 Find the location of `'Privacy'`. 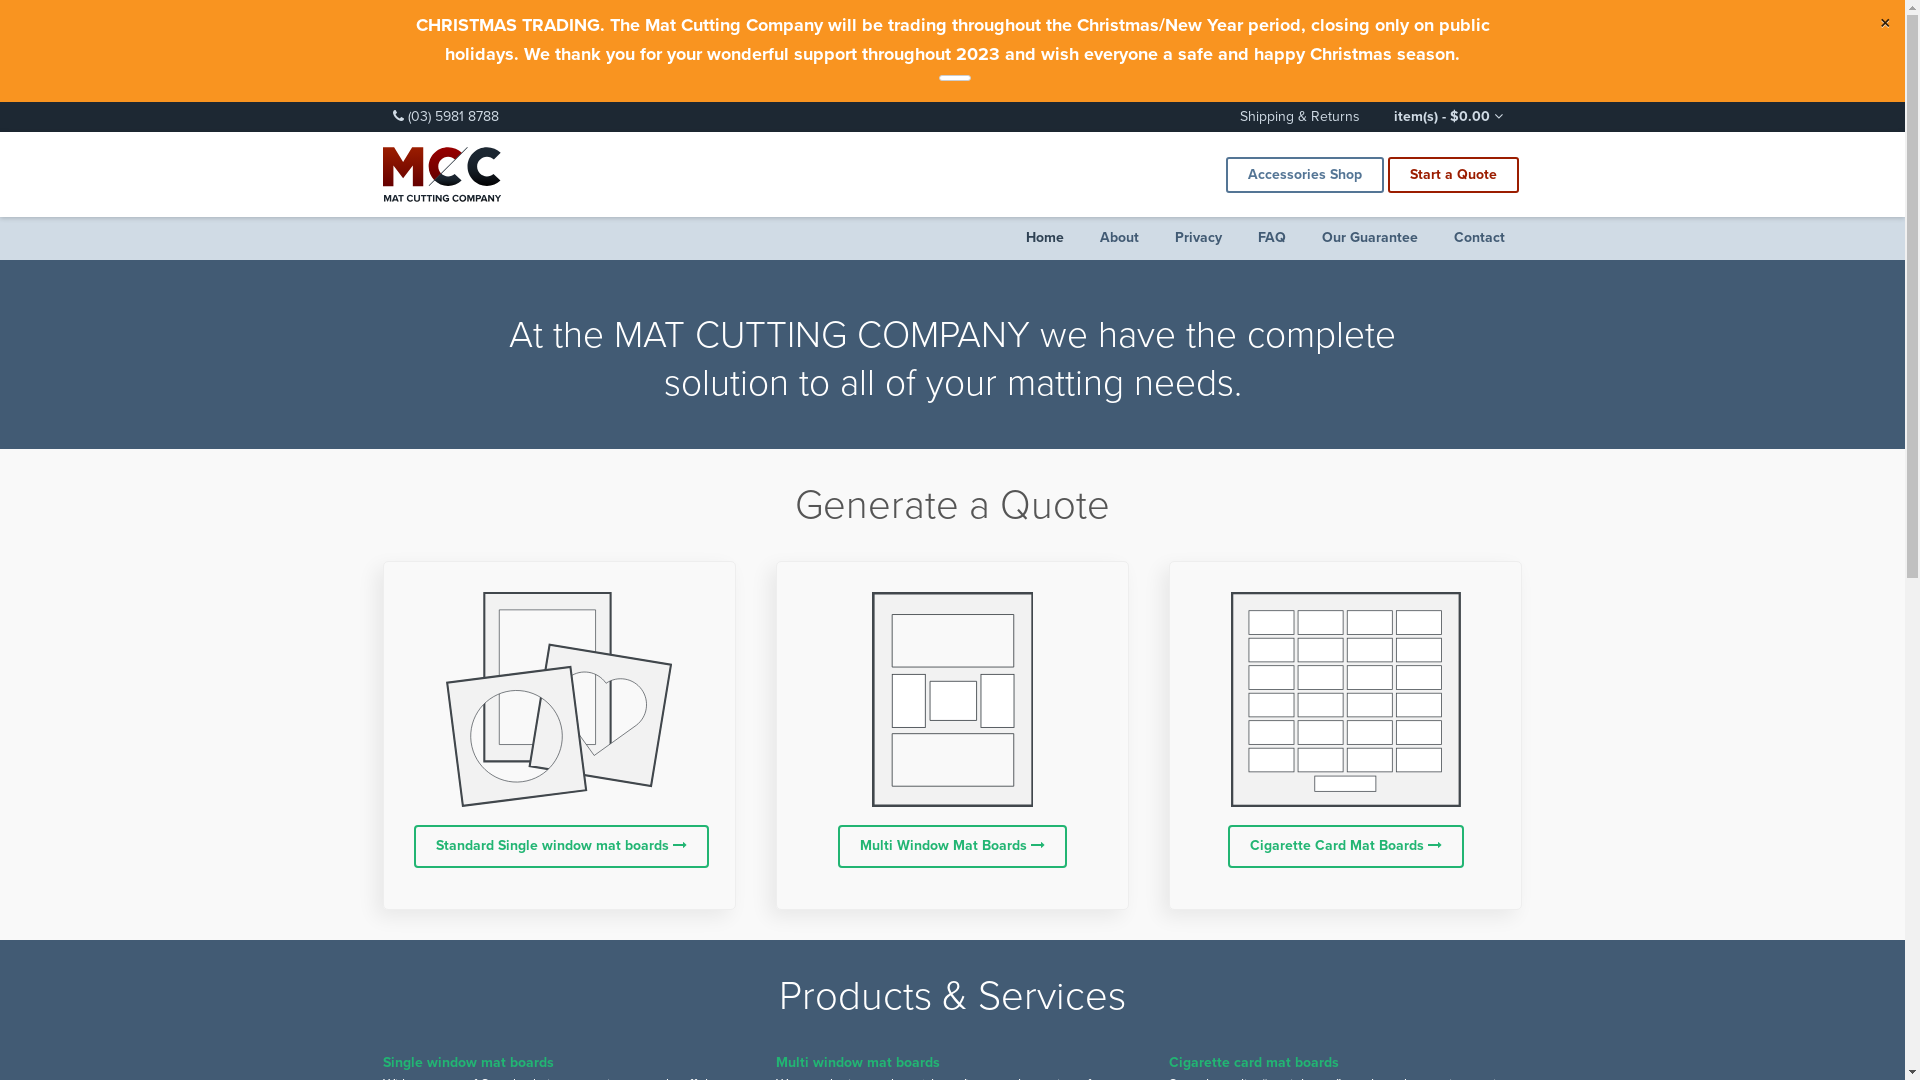

'Privacy' is located at coordinates (1197, 237).